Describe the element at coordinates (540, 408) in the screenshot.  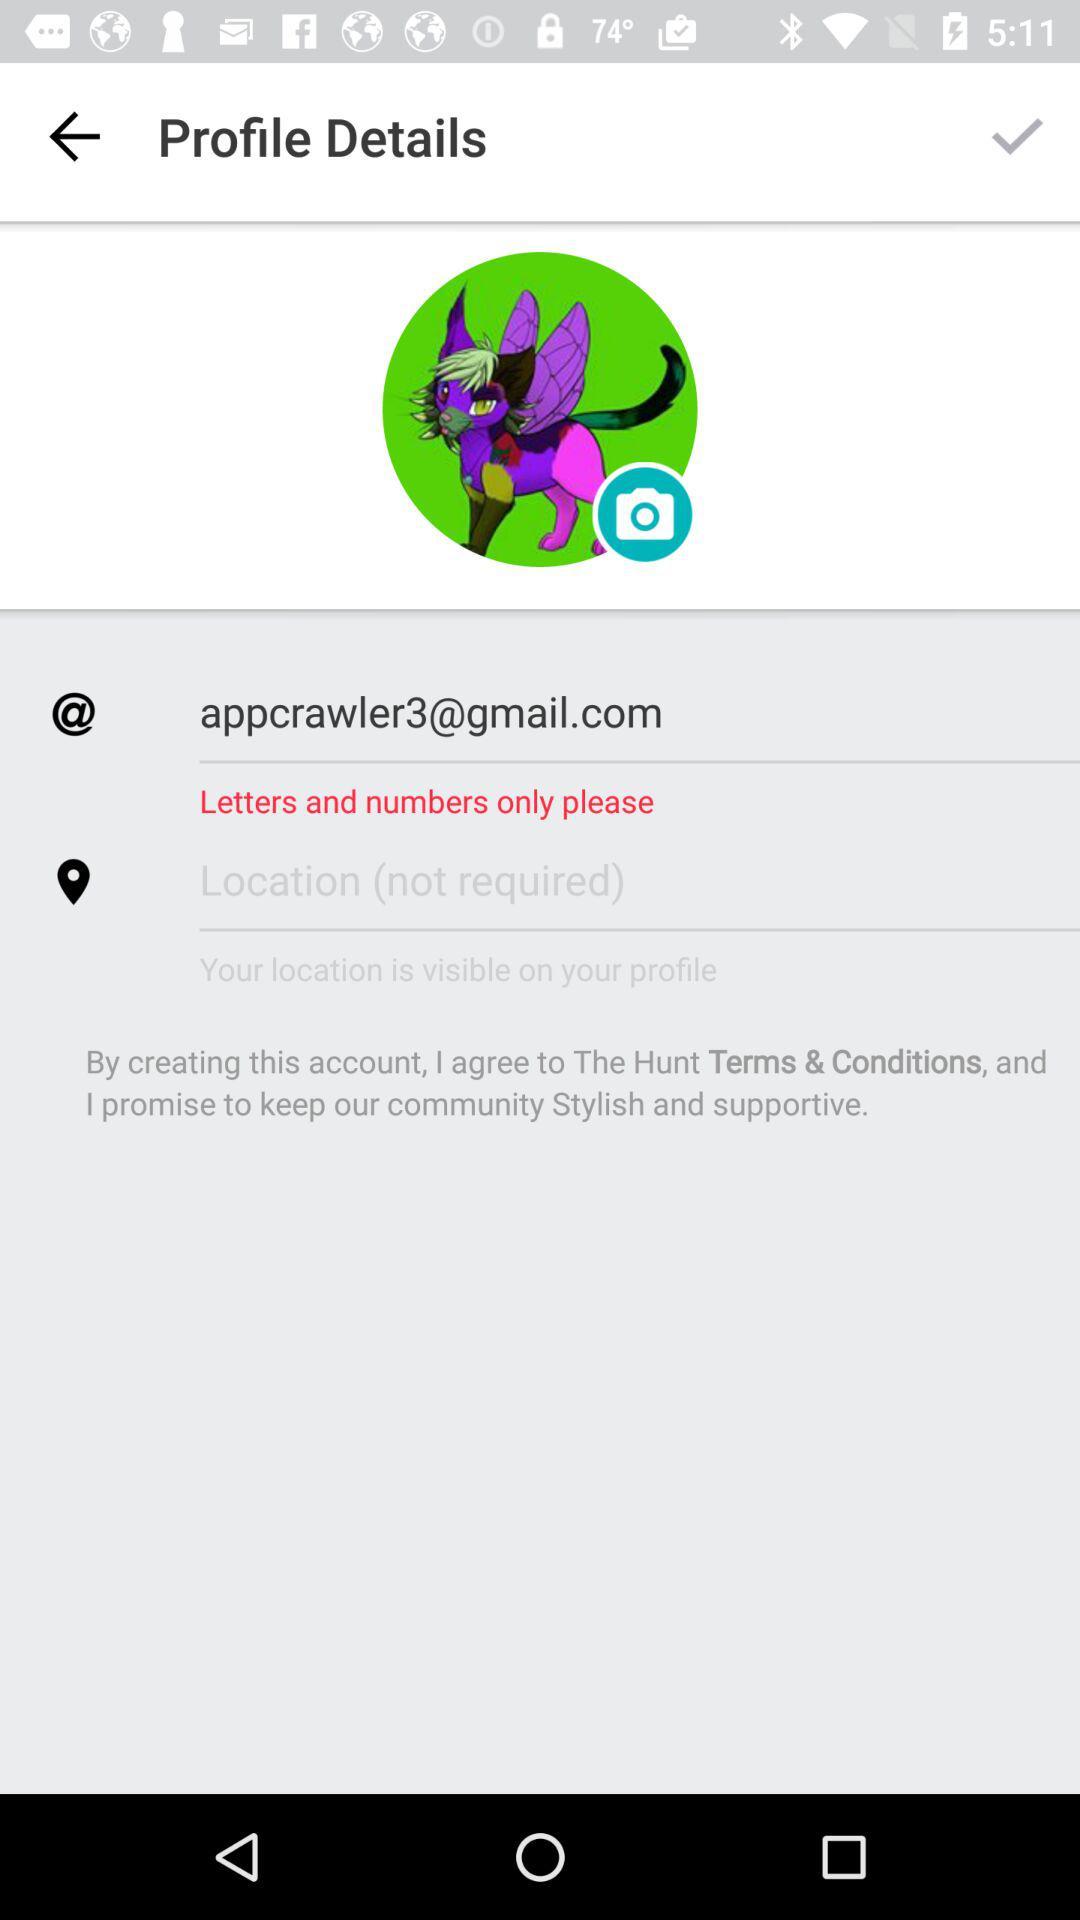
I see `choose profile picture` at that location.